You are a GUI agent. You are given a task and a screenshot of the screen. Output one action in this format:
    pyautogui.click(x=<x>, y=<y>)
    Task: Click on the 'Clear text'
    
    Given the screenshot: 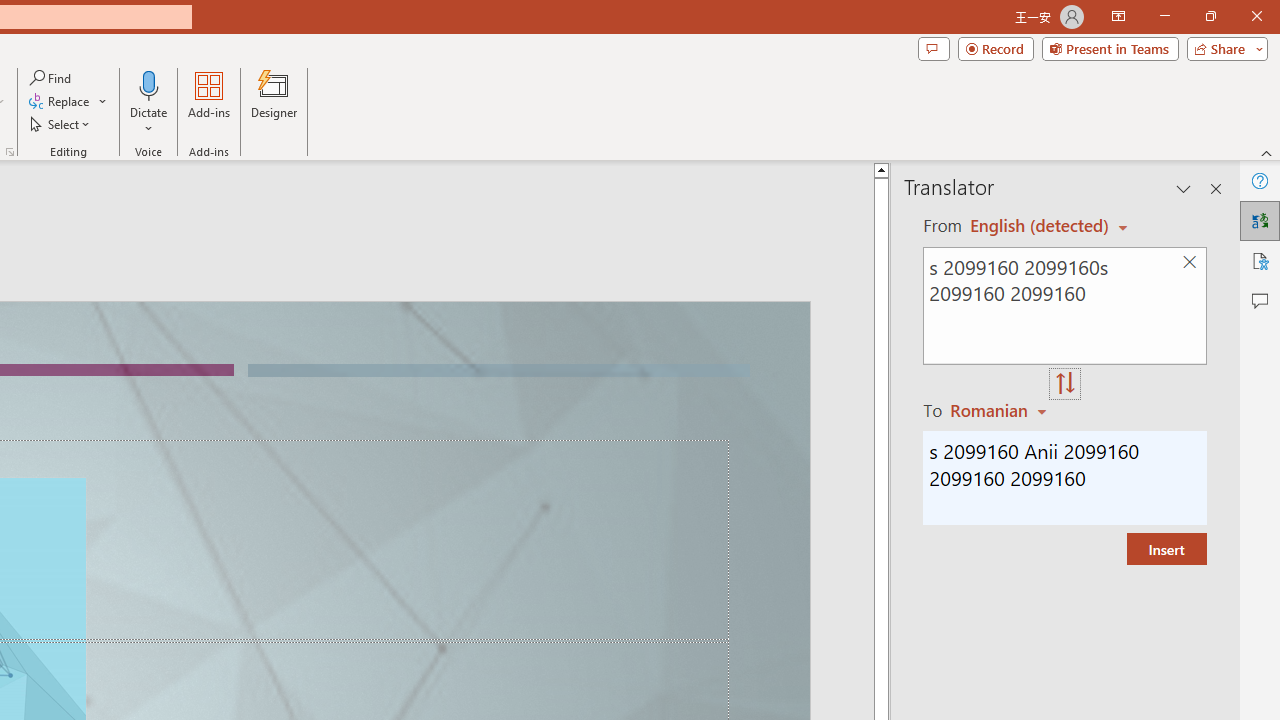 What is the action you would take?
    pyautogui.click(x=1189, y=262)
    